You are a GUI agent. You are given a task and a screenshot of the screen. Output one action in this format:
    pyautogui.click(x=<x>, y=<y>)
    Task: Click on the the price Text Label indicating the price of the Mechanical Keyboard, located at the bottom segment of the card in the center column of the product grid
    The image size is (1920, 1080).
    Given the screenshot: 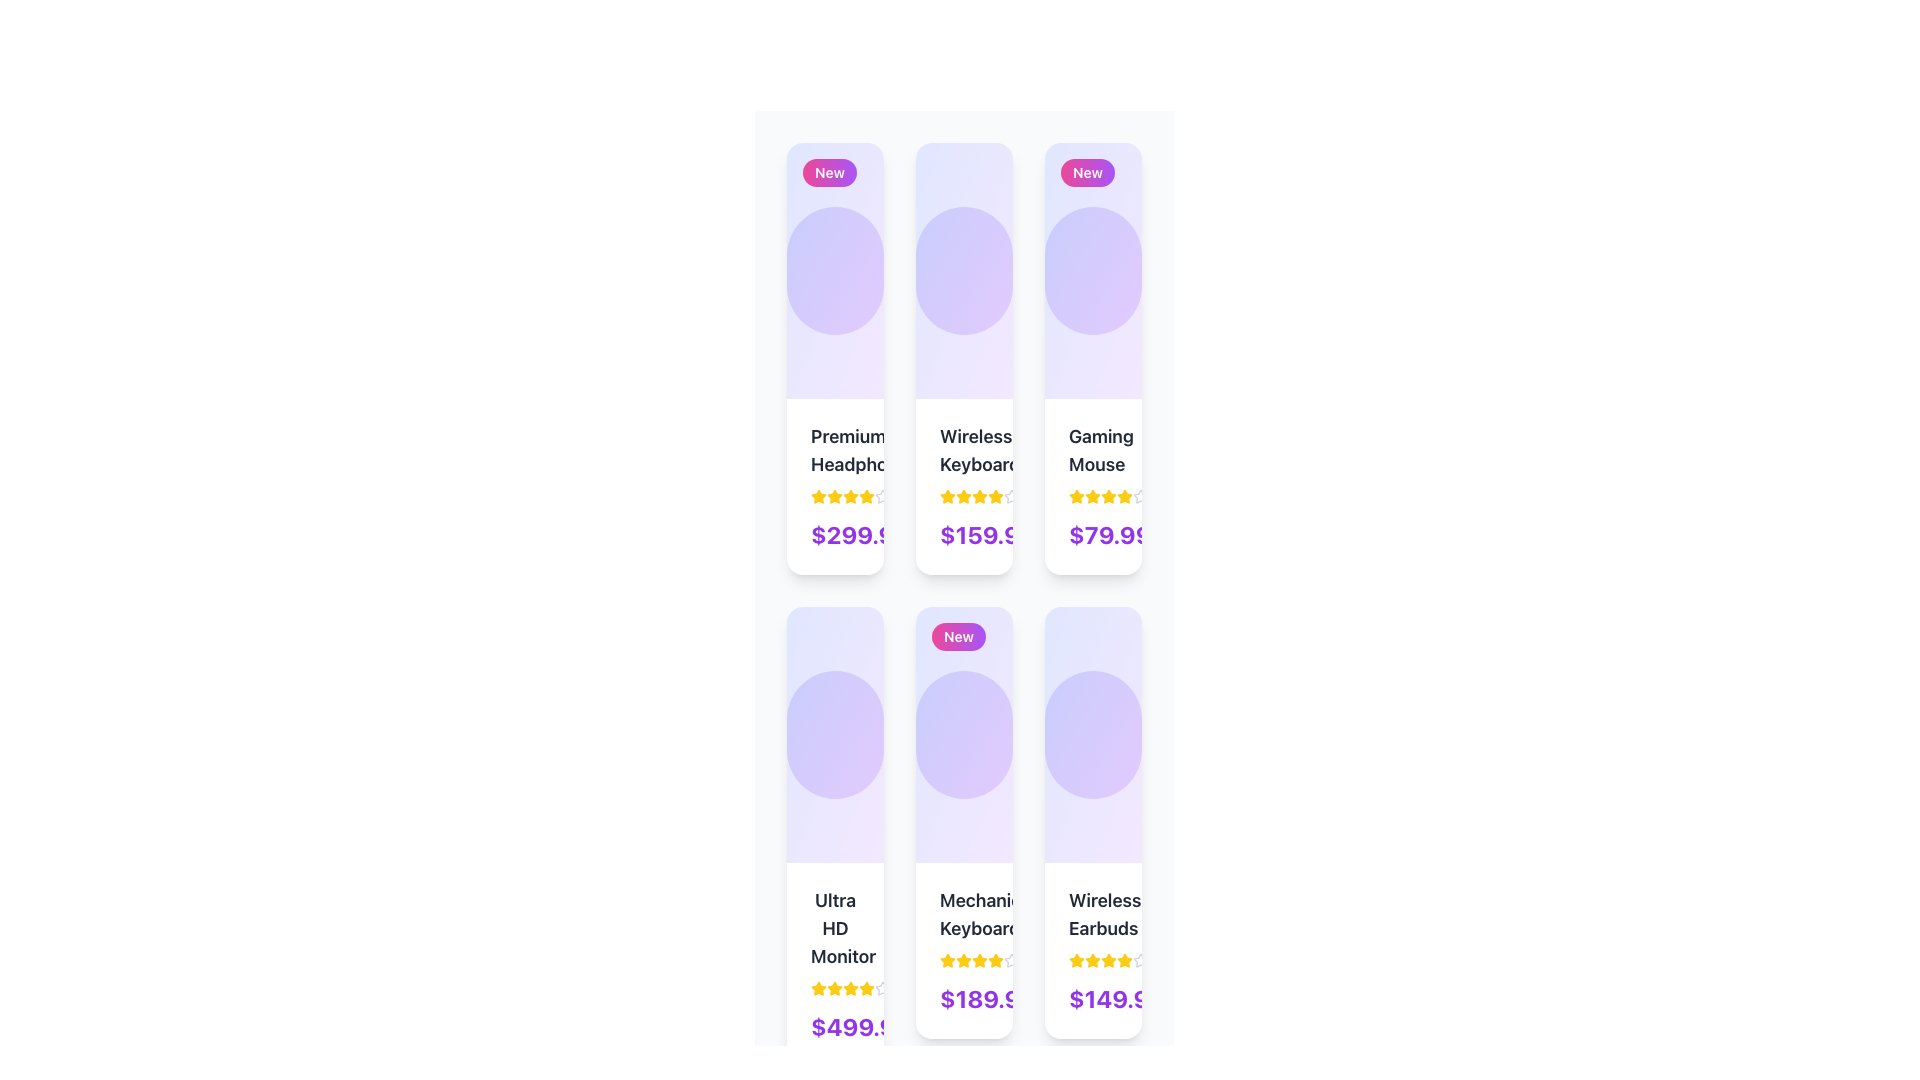 What is the action you would take?
    pyautogui.click(x=988, y=999)
    